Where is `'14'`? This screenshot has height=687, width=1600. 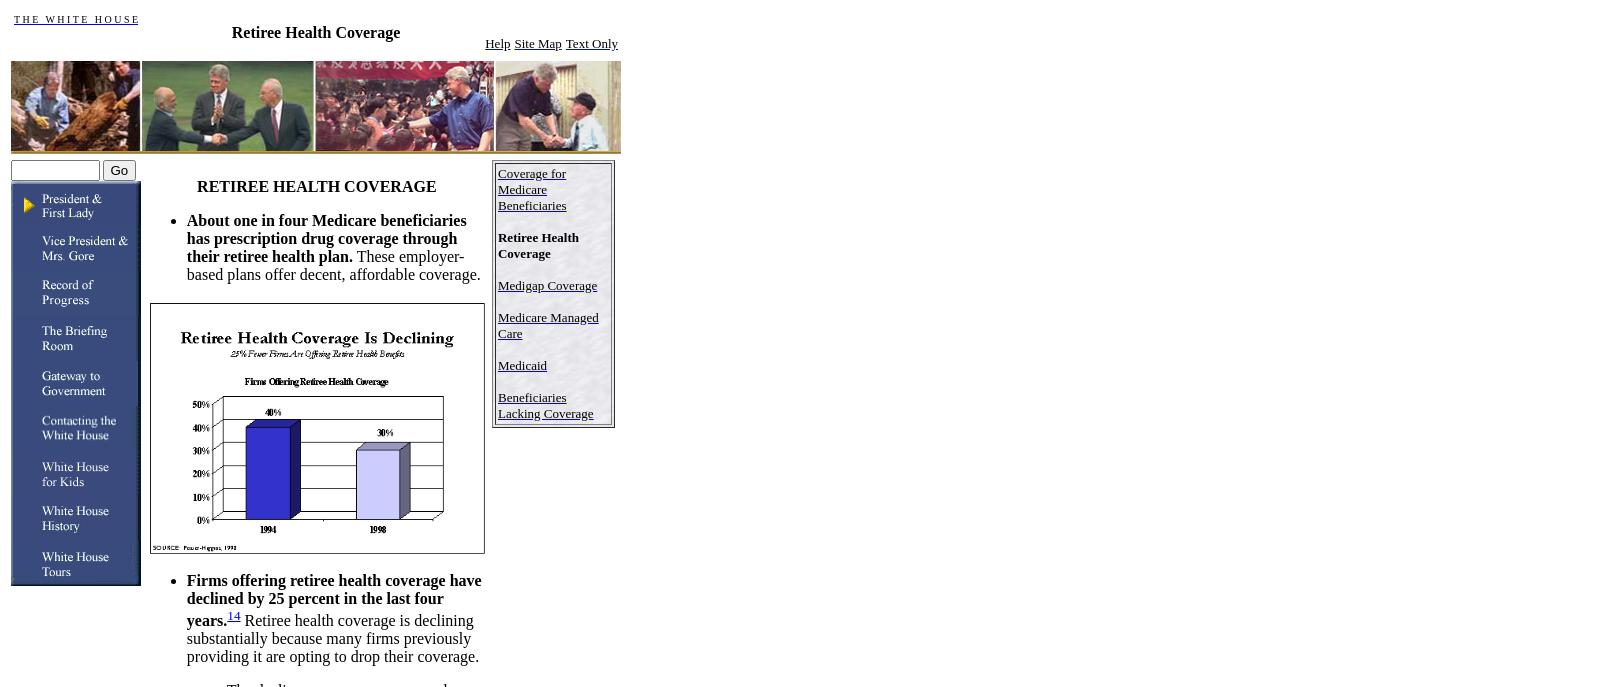
'14' is located at coordinates (233, 614).